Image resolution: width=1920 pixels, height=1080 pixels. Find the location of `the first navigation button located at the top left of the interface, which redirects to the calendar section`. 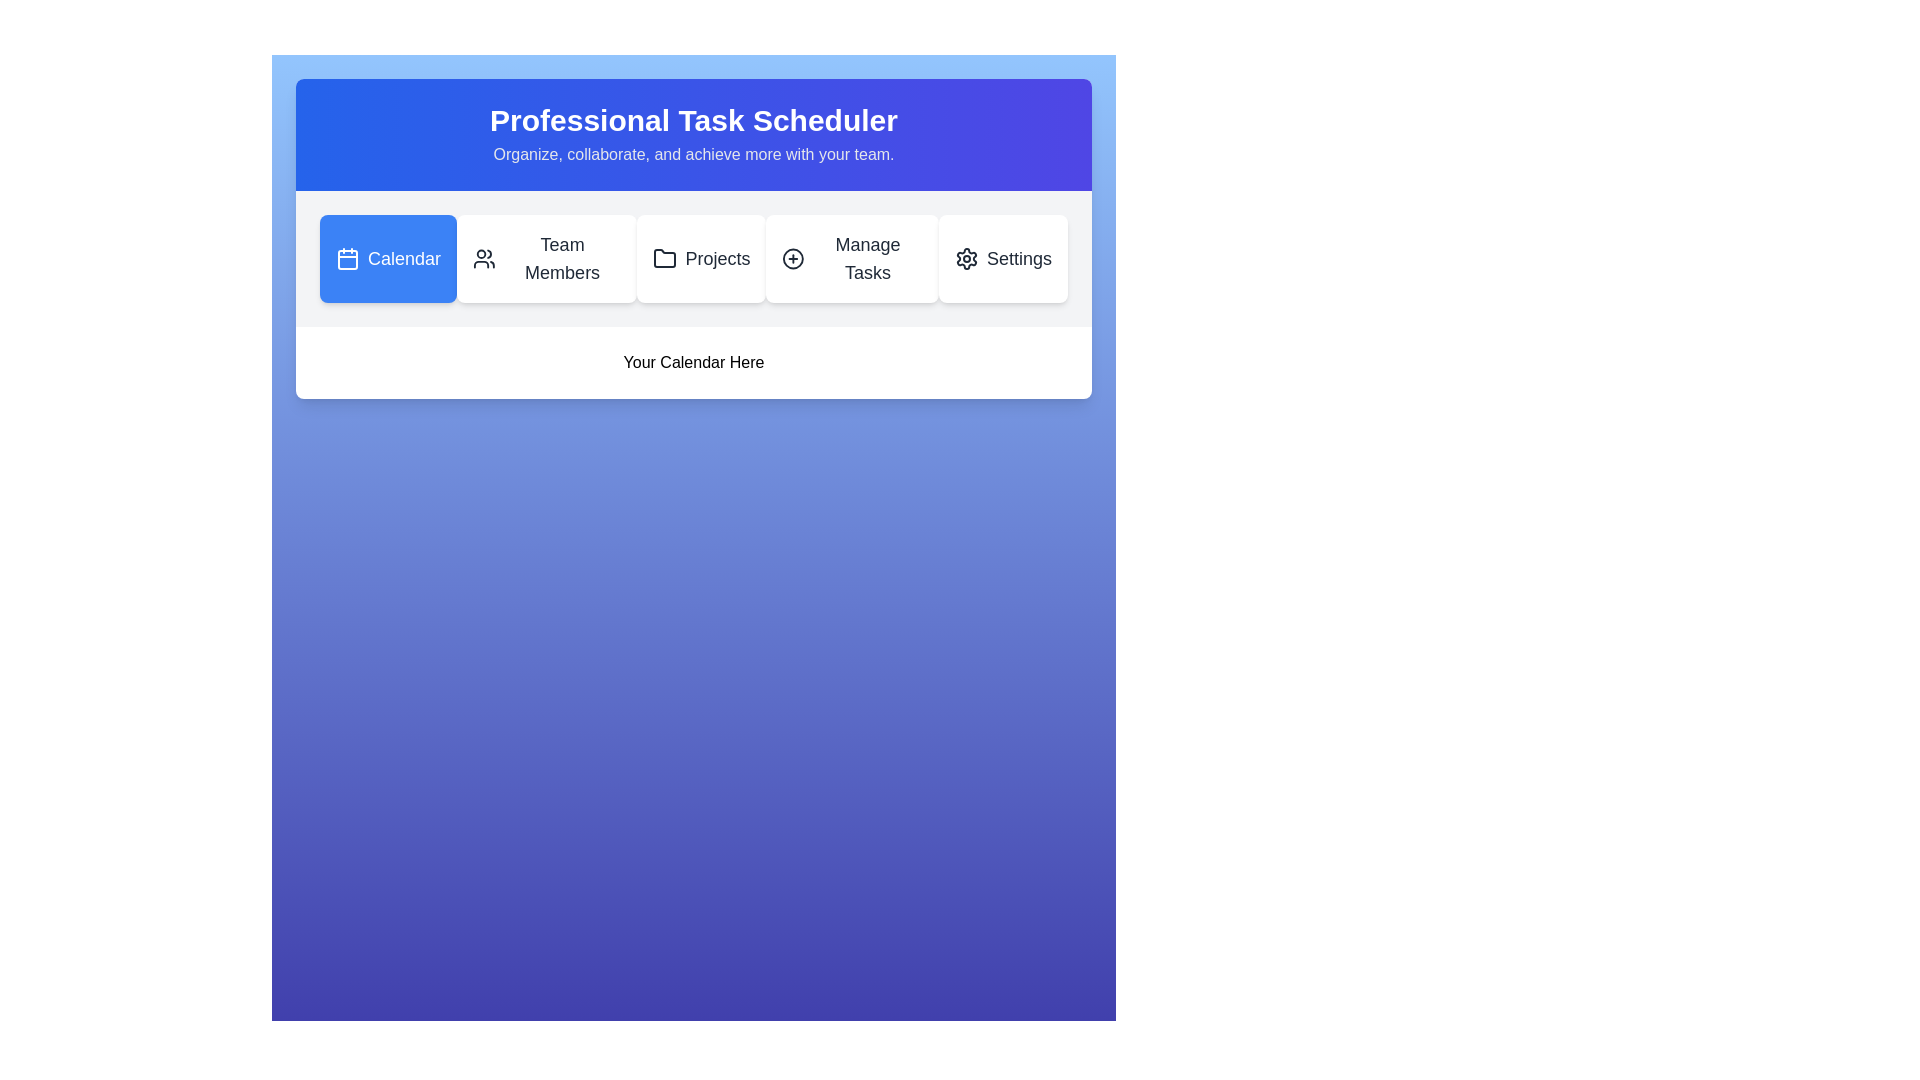

the first navigation button located at the top left of the interface, which redirects to the calendar section is located at coordinates (388, 257).